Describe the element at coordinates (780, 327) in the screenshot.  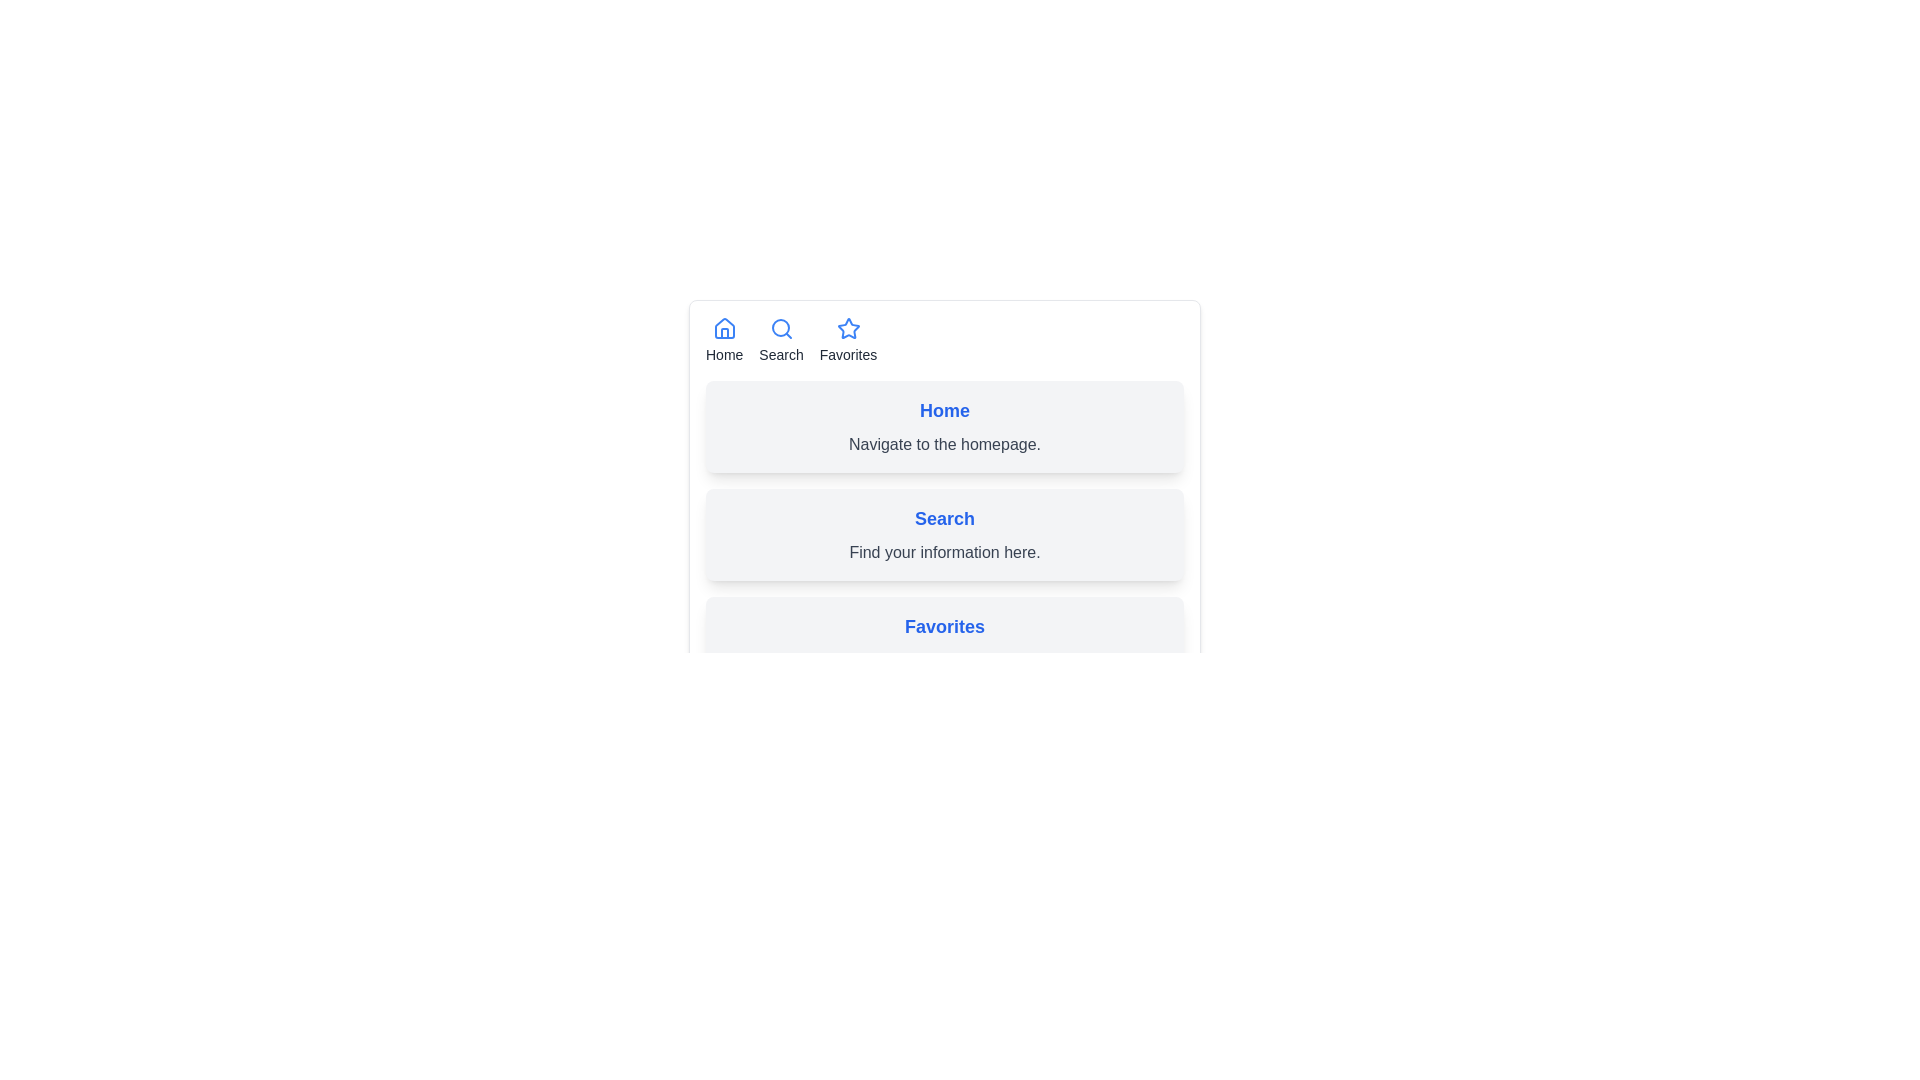
I see `the blue magnifying glass icon located in the second group of elements in the horizontal navigation bar` at that location.